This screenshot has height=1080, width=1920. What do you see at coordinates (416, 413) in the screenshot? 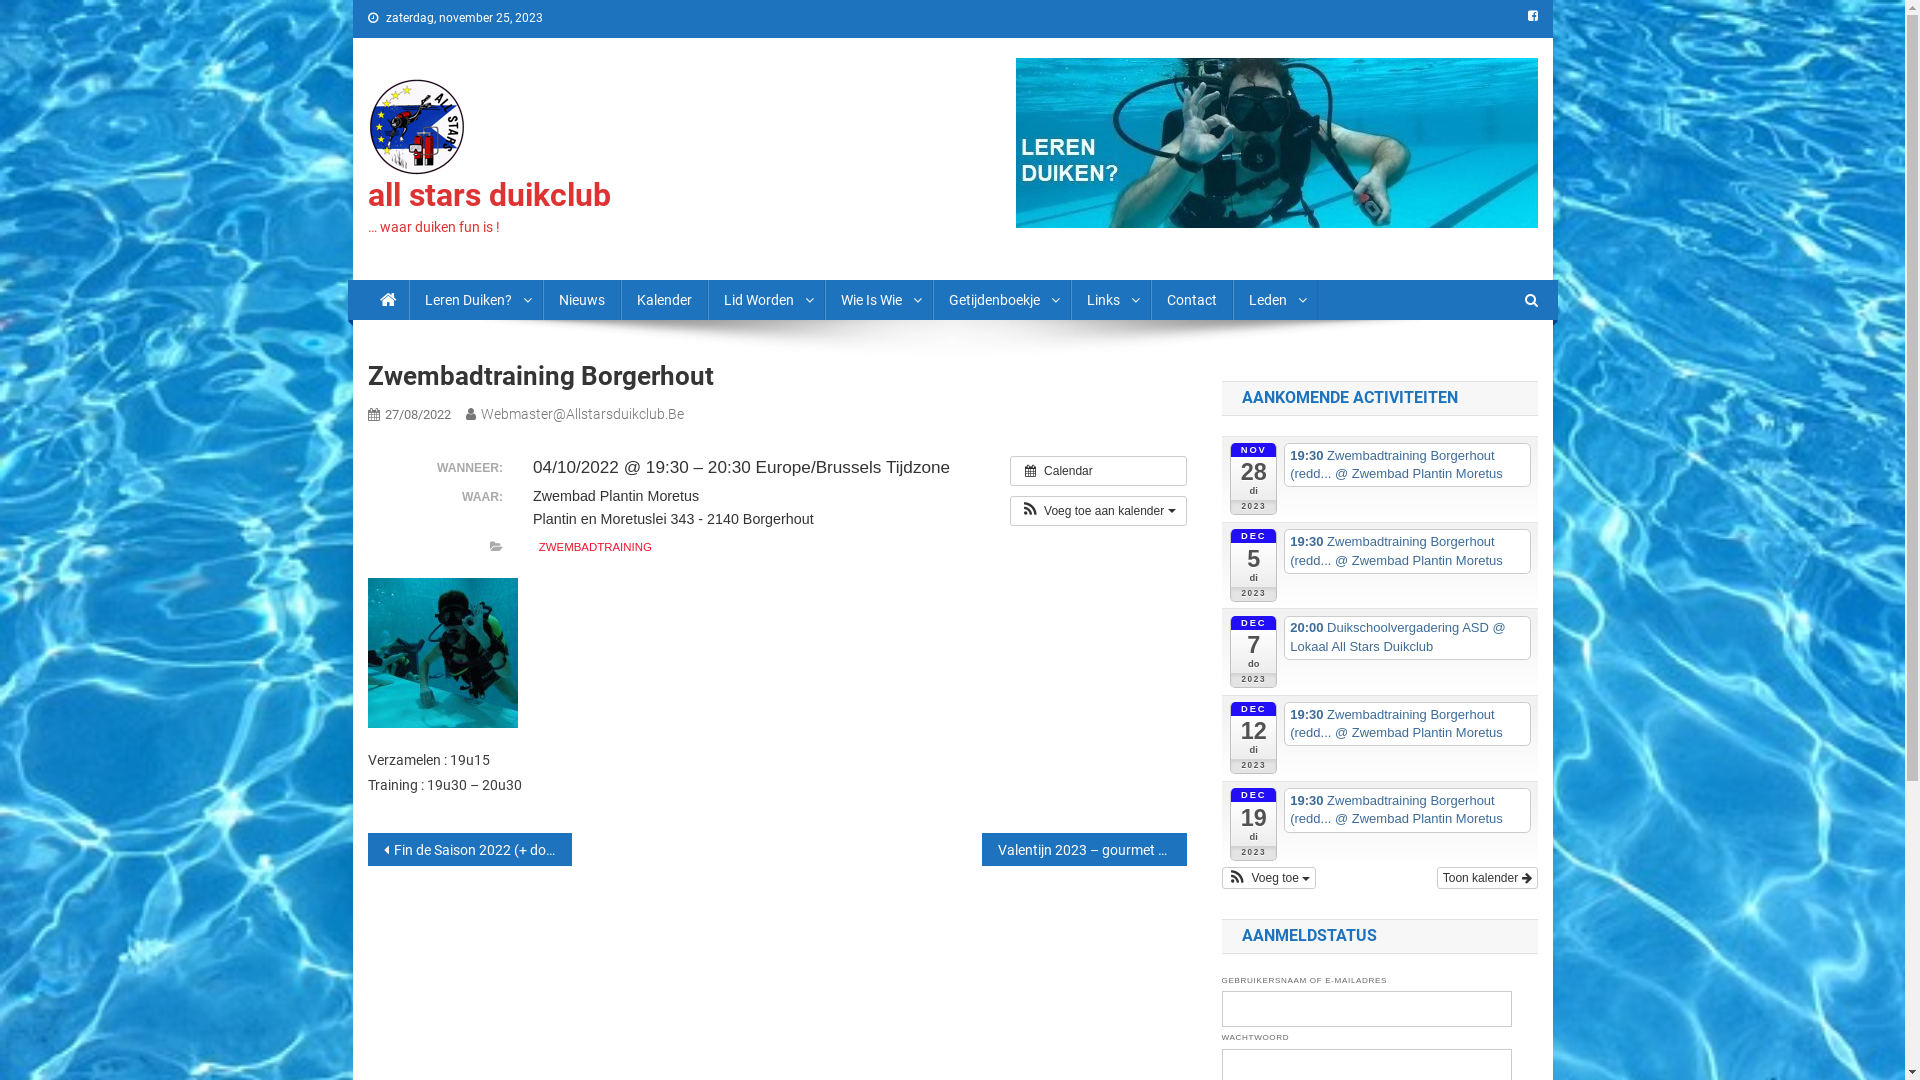
I see `'27/08/2022'` at bounding box center [416, 413].